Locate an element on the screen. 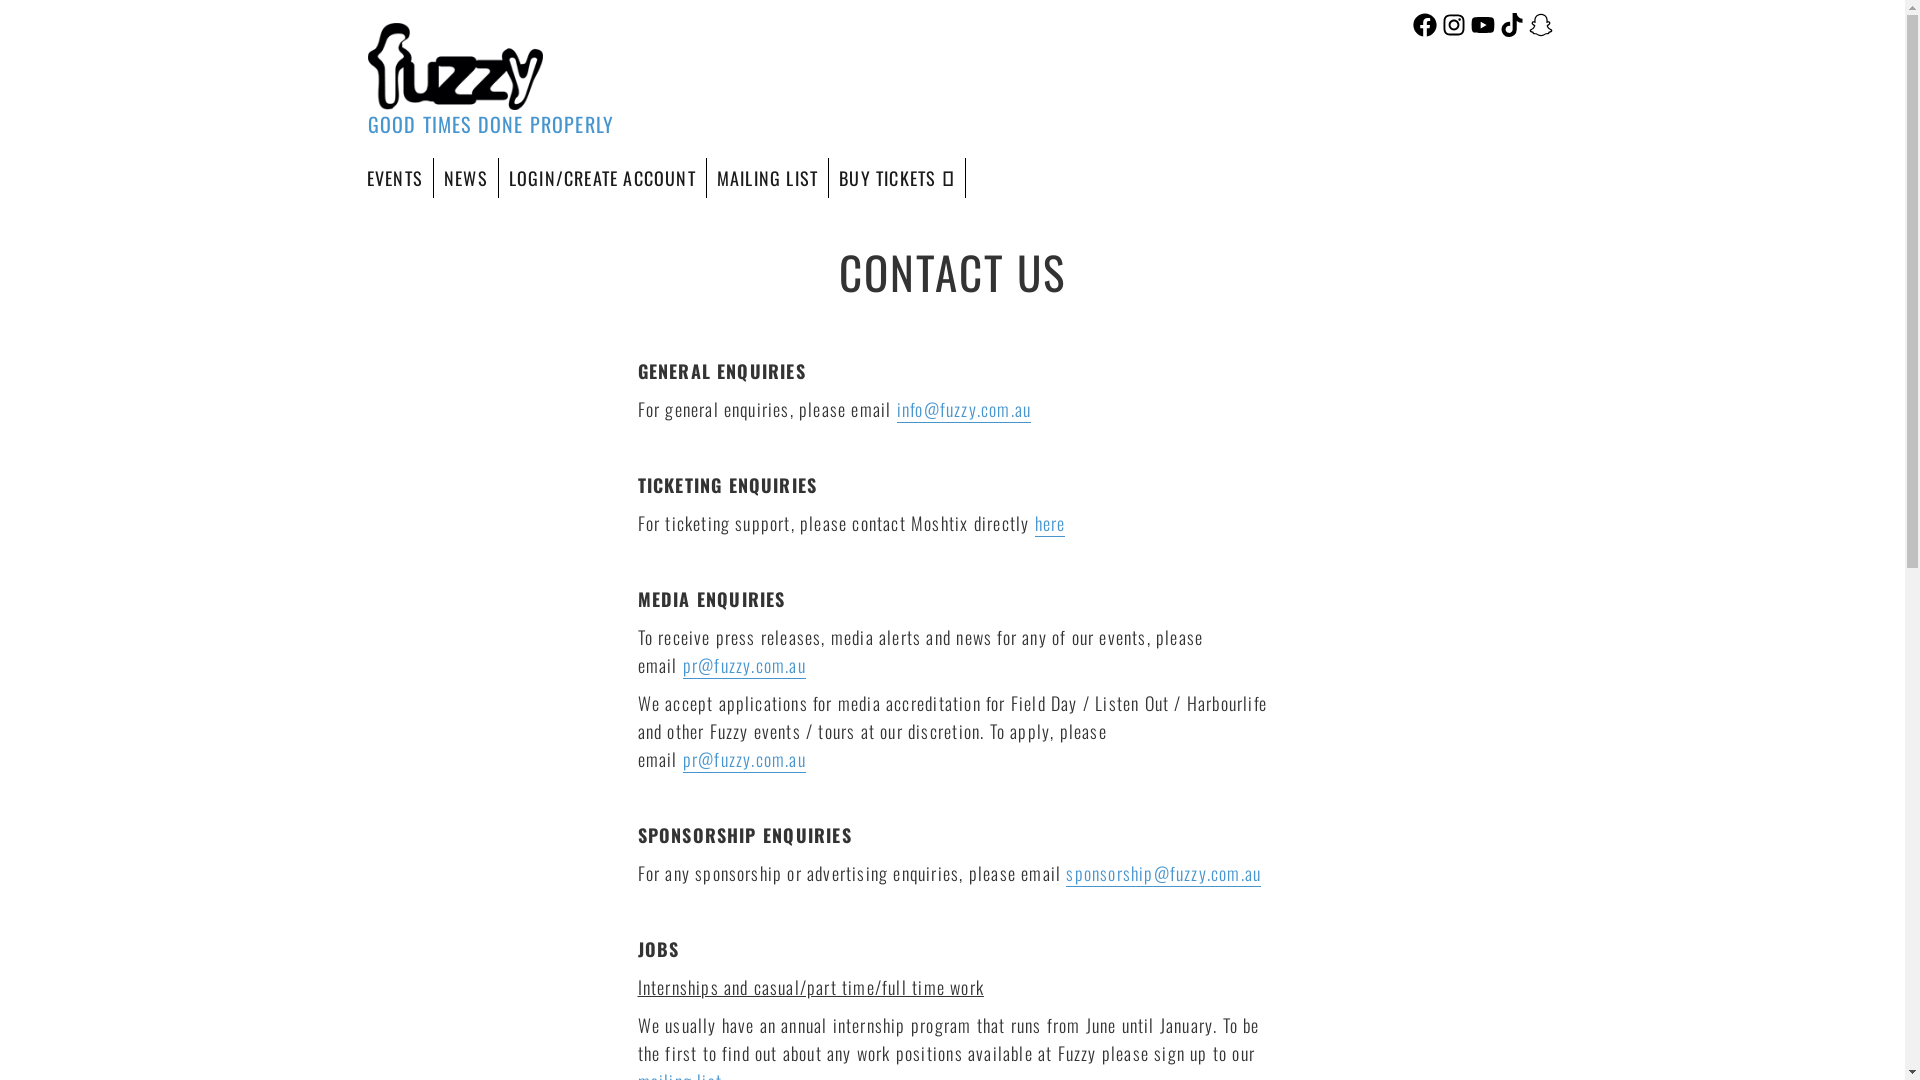 This screenshot has width=1920, height=1080. 'MAILING LIST' is located at coordinates (767, 176).